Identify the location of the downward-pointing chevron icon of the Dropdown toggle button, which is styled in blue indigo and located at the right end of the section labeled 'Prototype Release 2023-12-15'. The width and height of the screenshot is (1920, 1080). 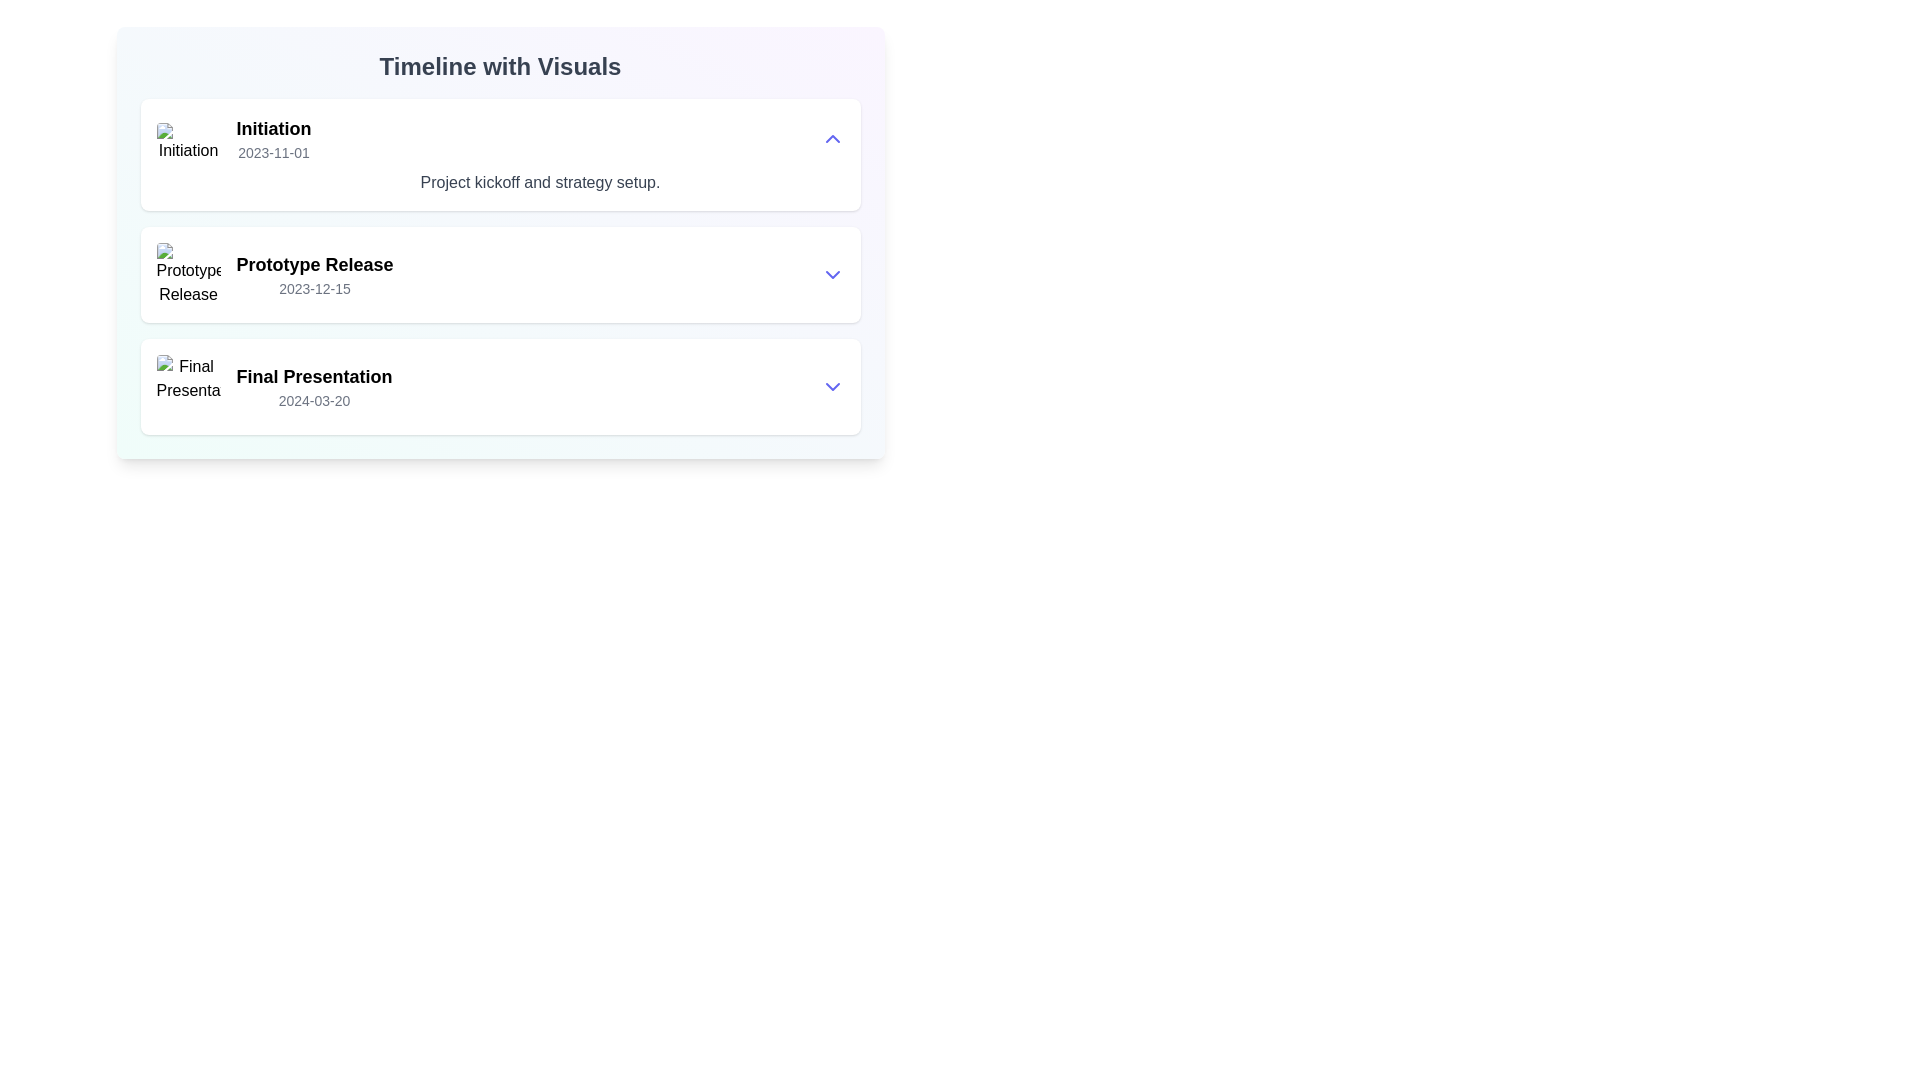
(832, 274).